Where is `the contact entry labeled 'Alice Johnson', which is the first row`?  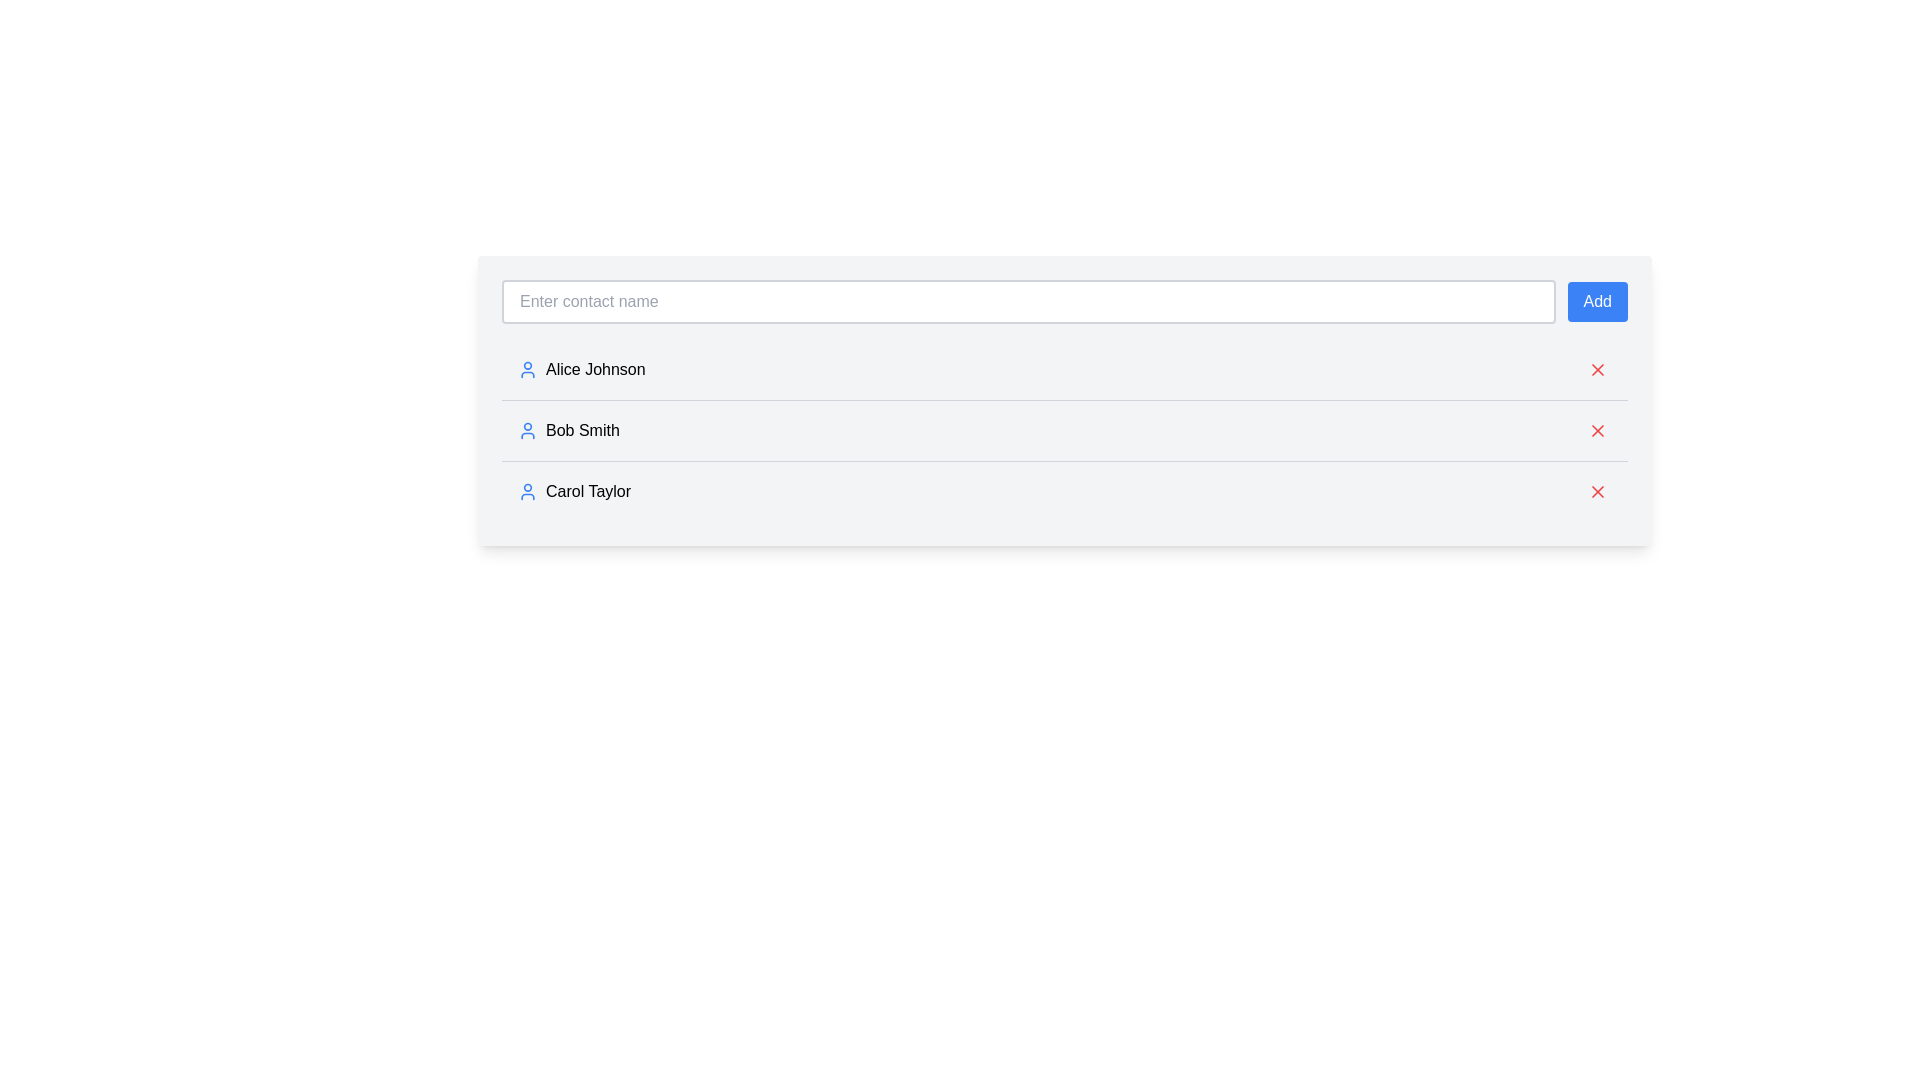
the contact entry labeled 'Alice Johnson', which is the first row is located at coordinates (580, 370).